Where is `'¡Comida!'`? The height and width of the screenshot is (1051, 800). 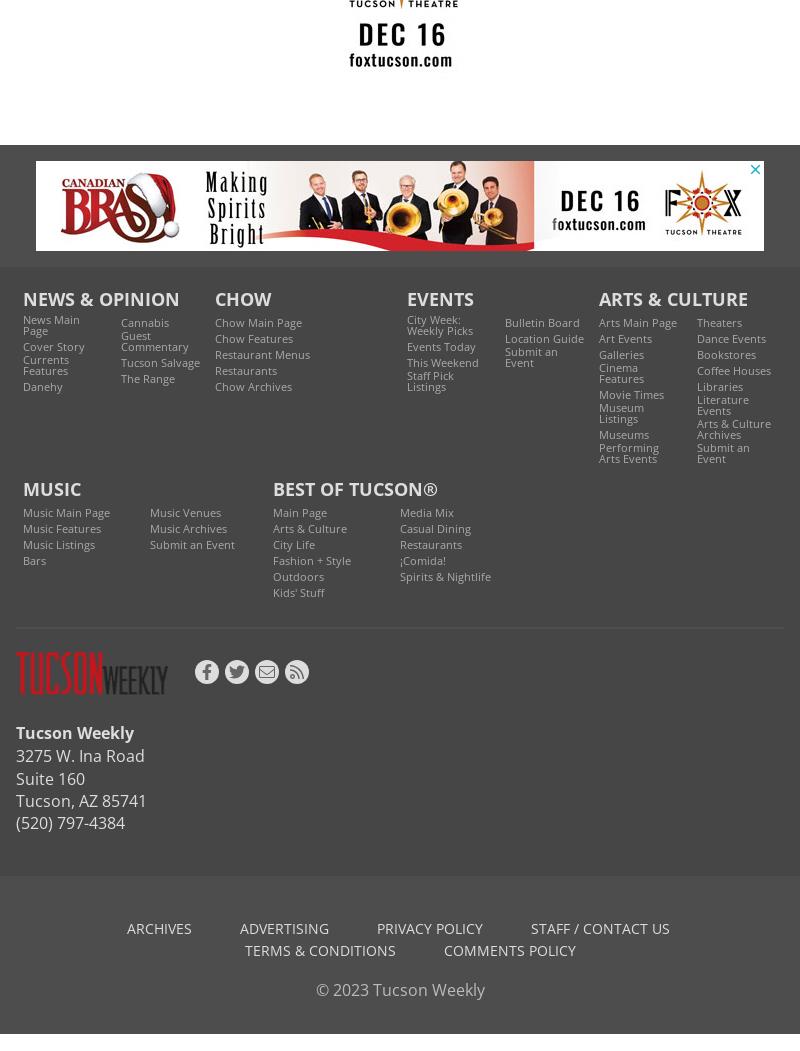
'¡Comida!' is located at coordinates (423, 558).